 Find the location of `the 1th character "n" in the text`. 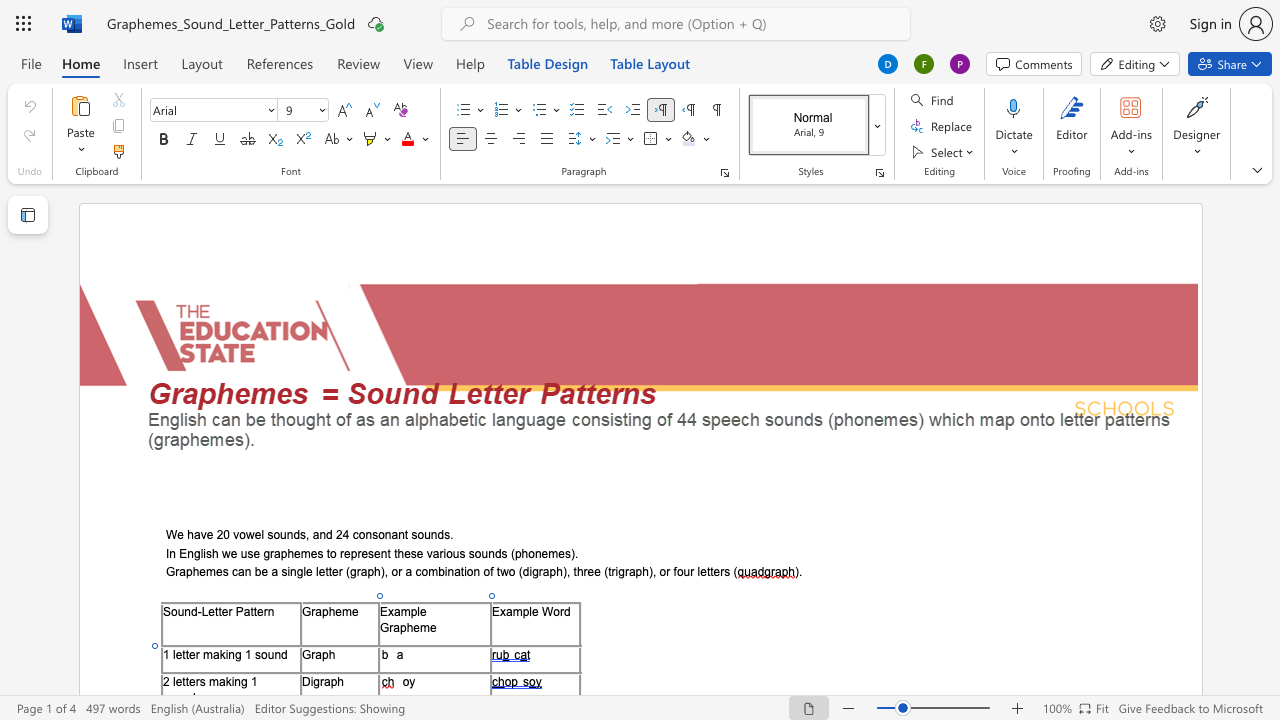

the 1th character "n" in the text is located at coordinates (231, 654).